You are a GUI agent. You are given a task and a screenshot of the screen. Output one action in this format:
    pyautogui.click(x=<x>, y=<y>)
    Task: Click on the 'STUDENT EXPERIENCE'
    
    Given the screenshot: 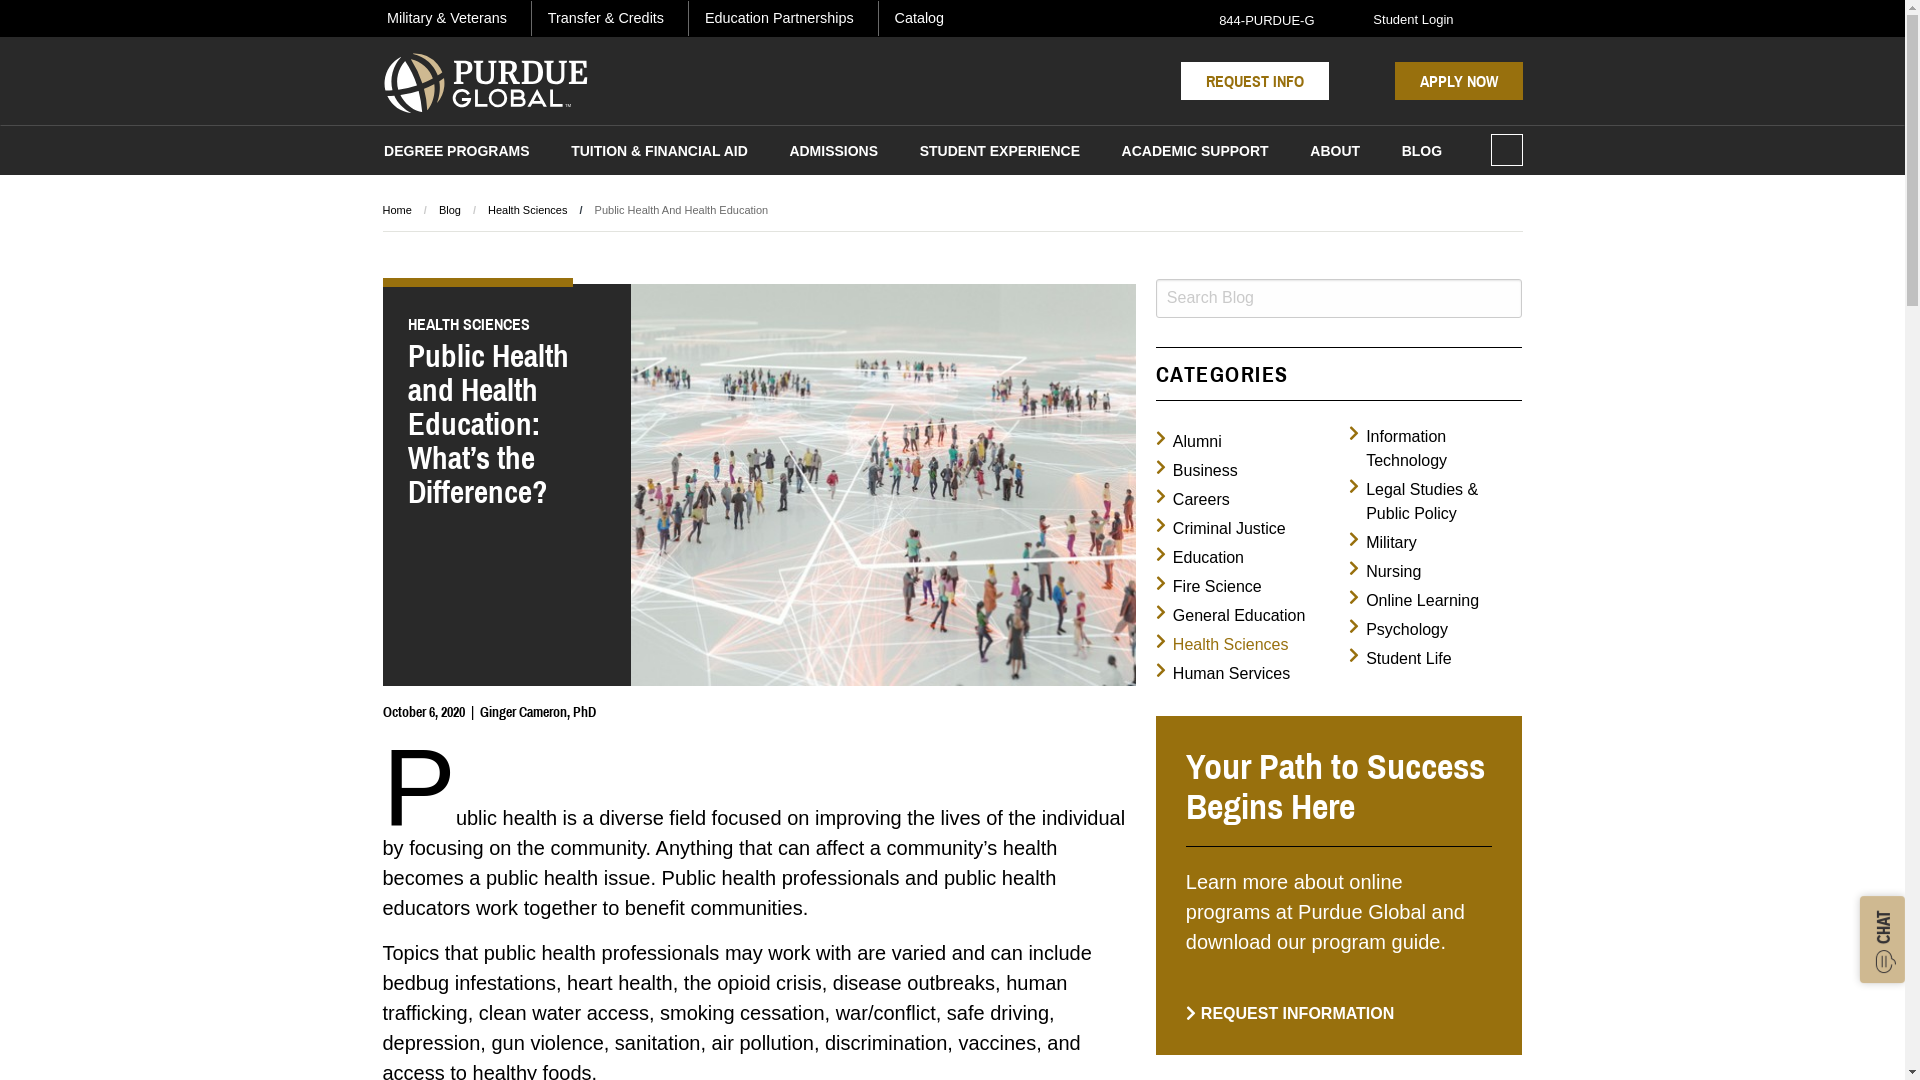 What is the action you would take?
    pyautogui.click(x=999, y=153)
    